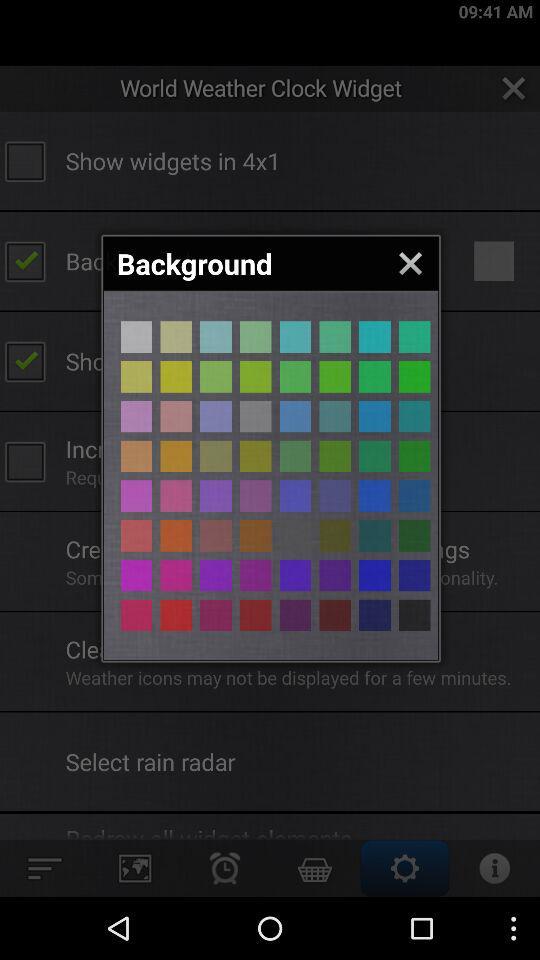  What do you see at coordinates (215, 456) in the screenshot?
I see `colour background option` at bounding box center [215, 456].